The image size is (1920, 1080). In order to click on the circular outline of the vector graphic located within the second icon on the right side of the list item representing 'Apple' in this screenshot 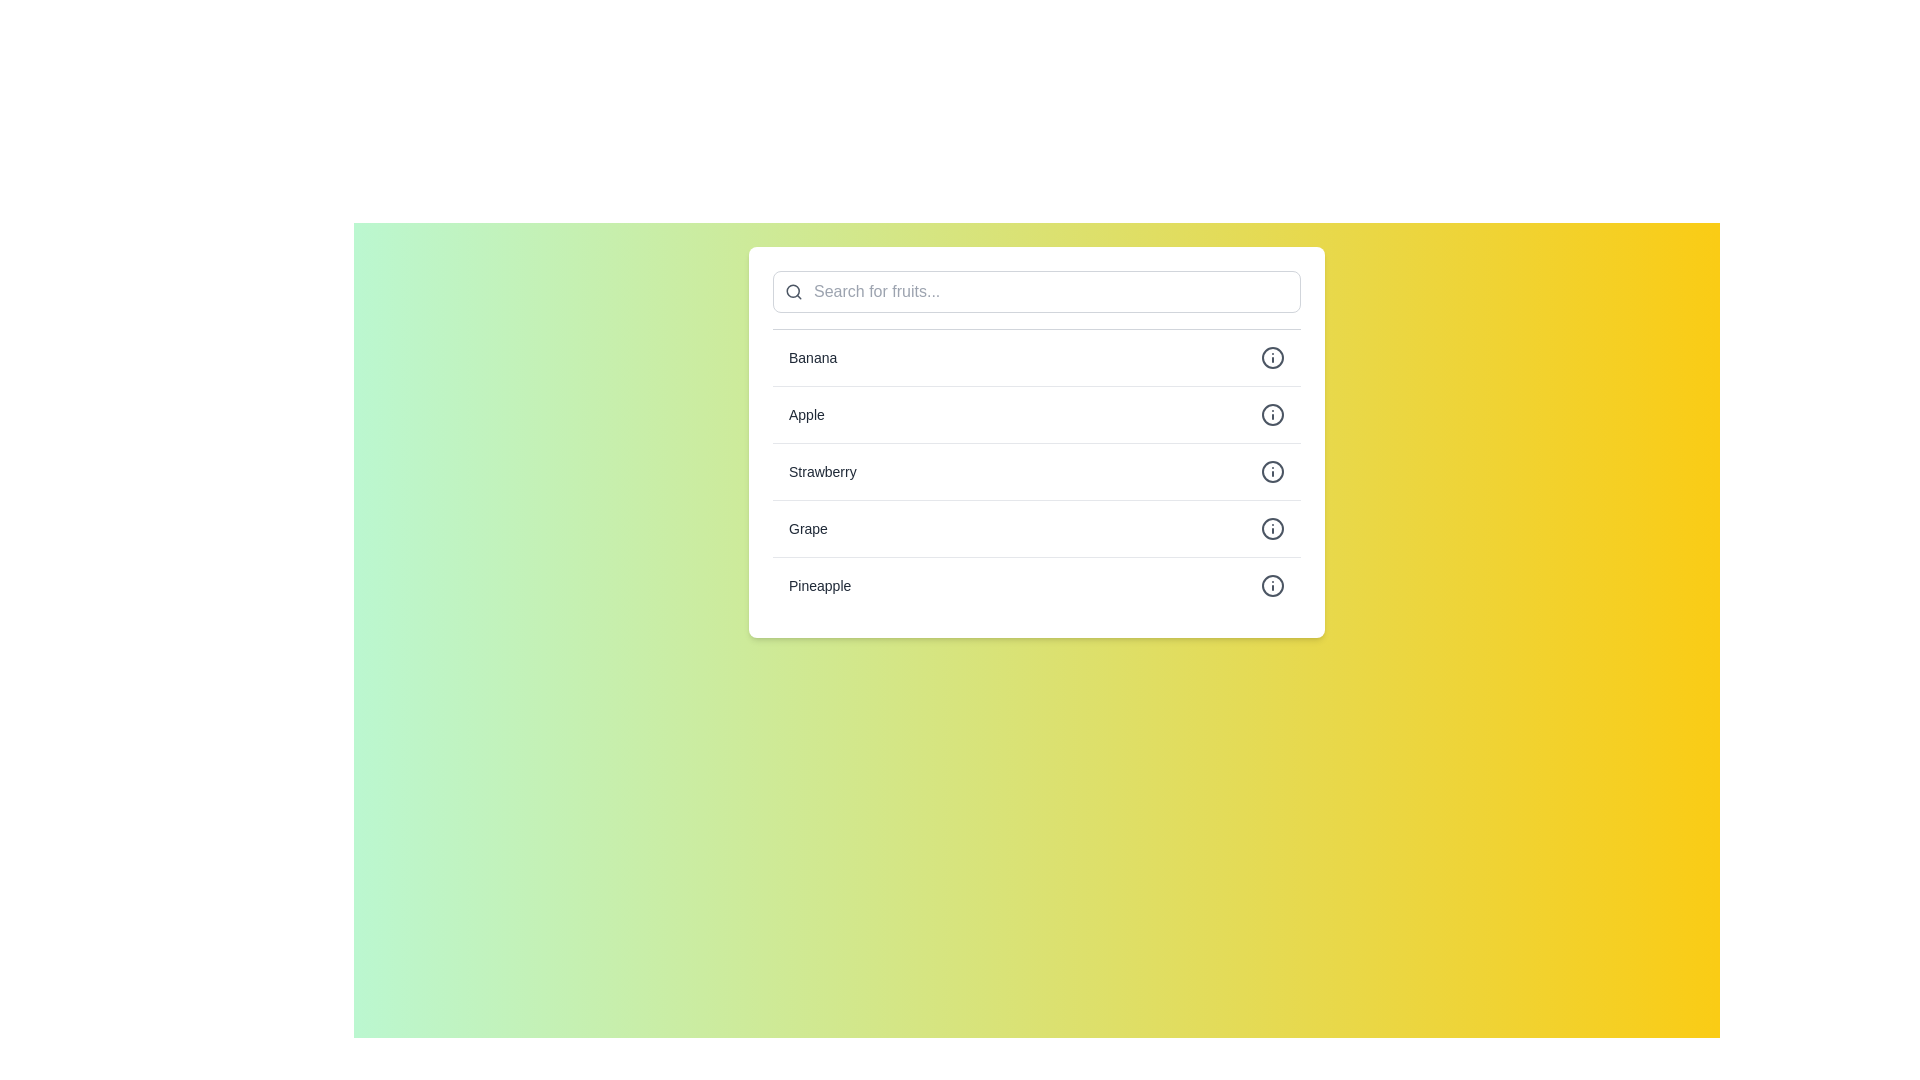, I will do `click(1271, 357)`.